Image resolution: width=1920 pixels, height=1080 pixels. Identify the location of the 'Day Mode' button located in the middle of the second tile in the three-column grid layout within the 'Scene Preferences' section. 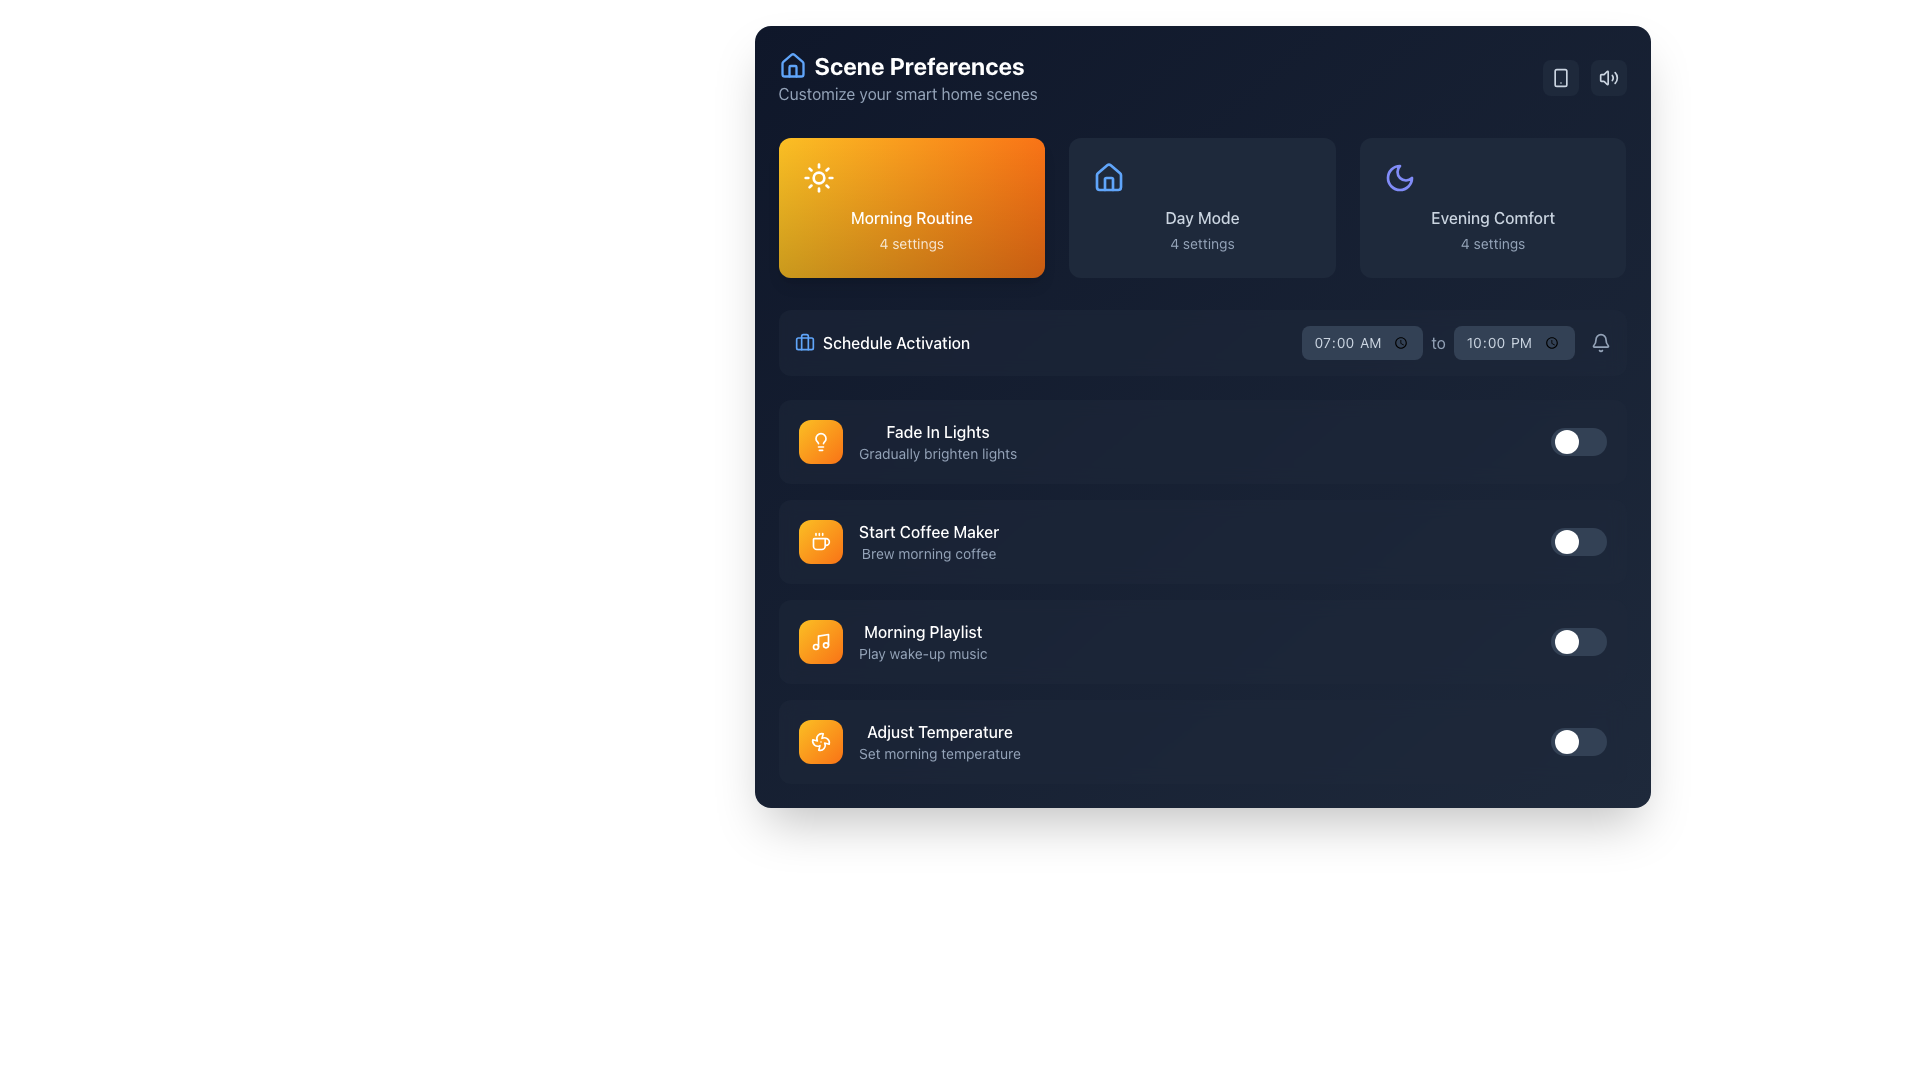
(1201, 208).